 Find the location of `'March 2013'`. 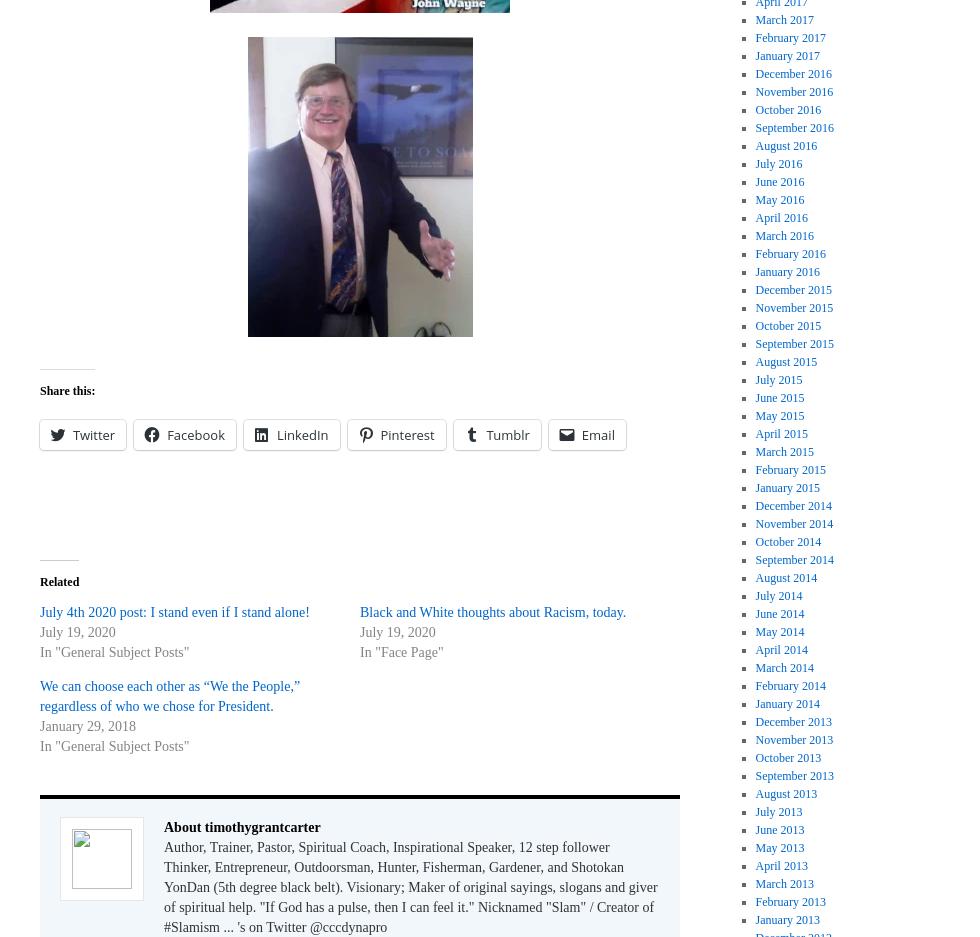

'March 2013' is located at coordinates (784, 882).